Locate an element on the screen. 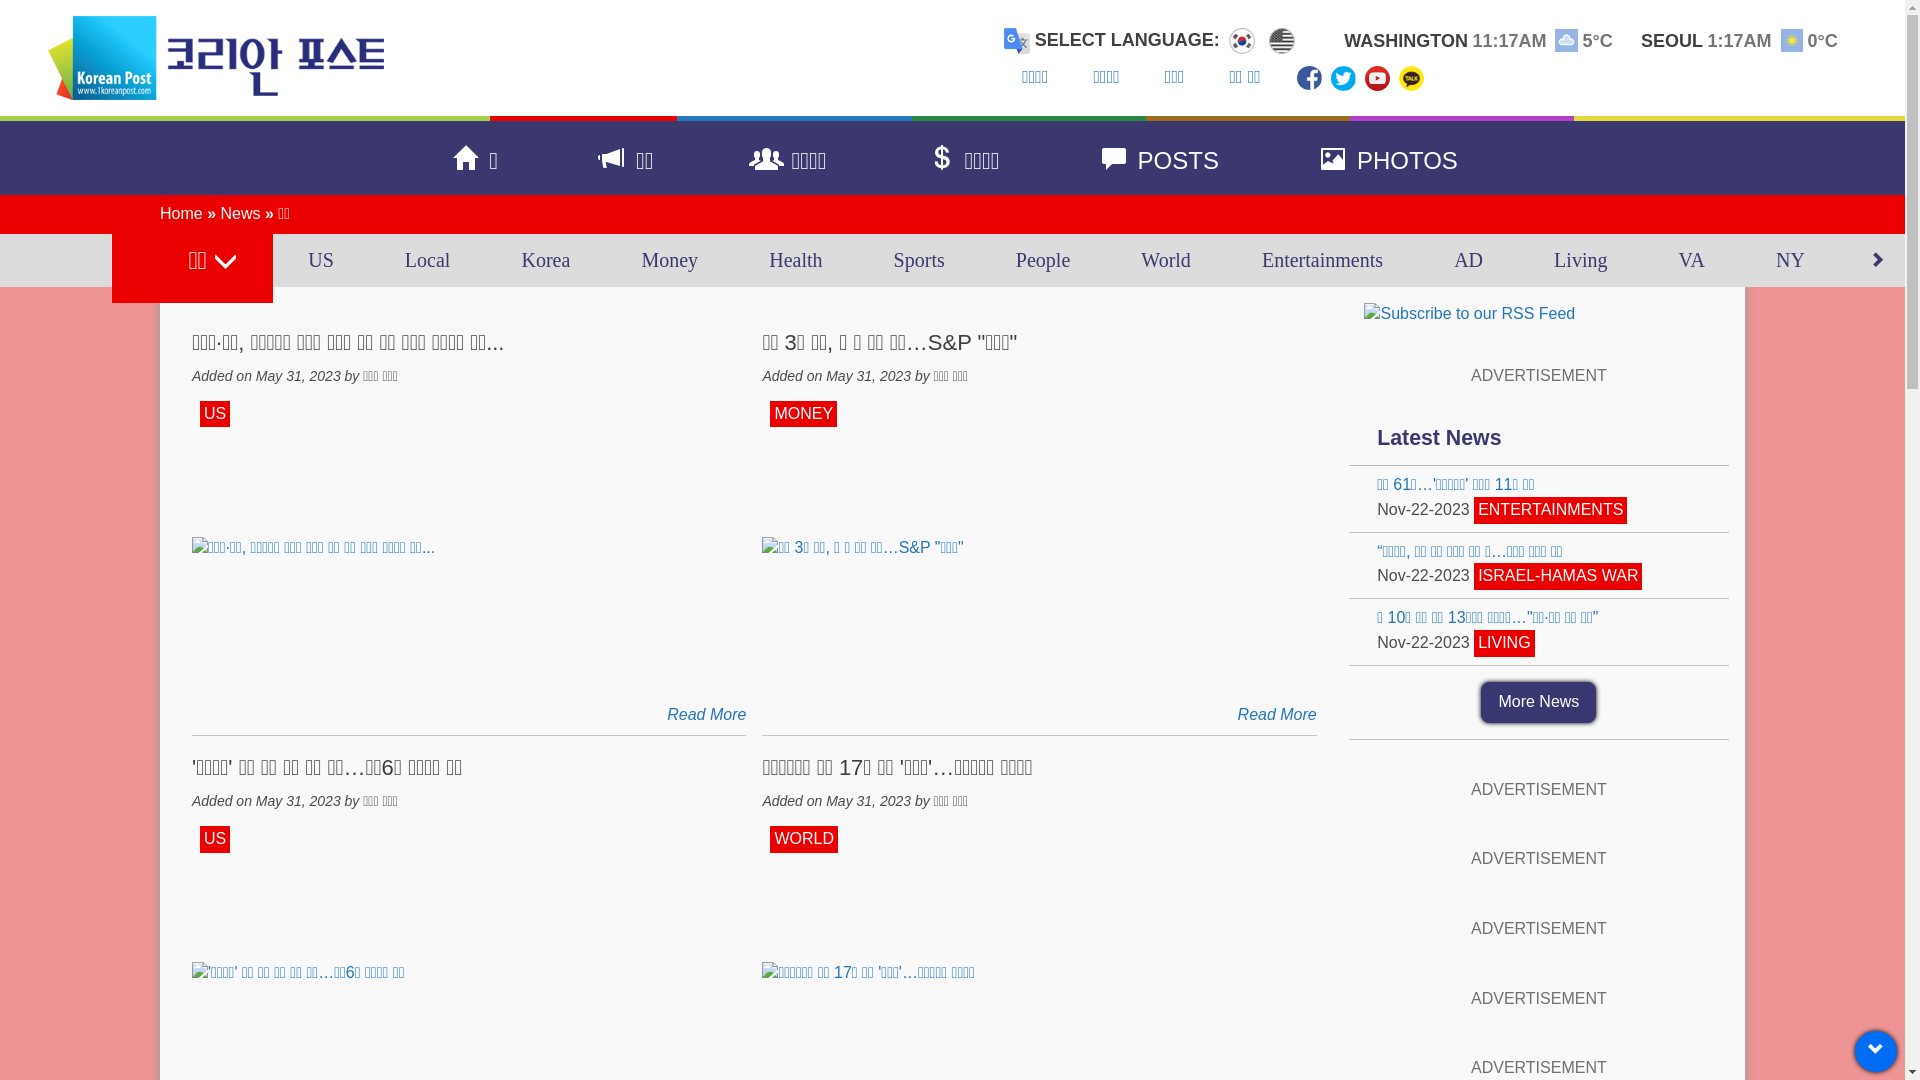 The height and width of the screenshot is (1080, 1920). 'Subscribe to Us on YouTube' is located at coordinates (1376, 77).